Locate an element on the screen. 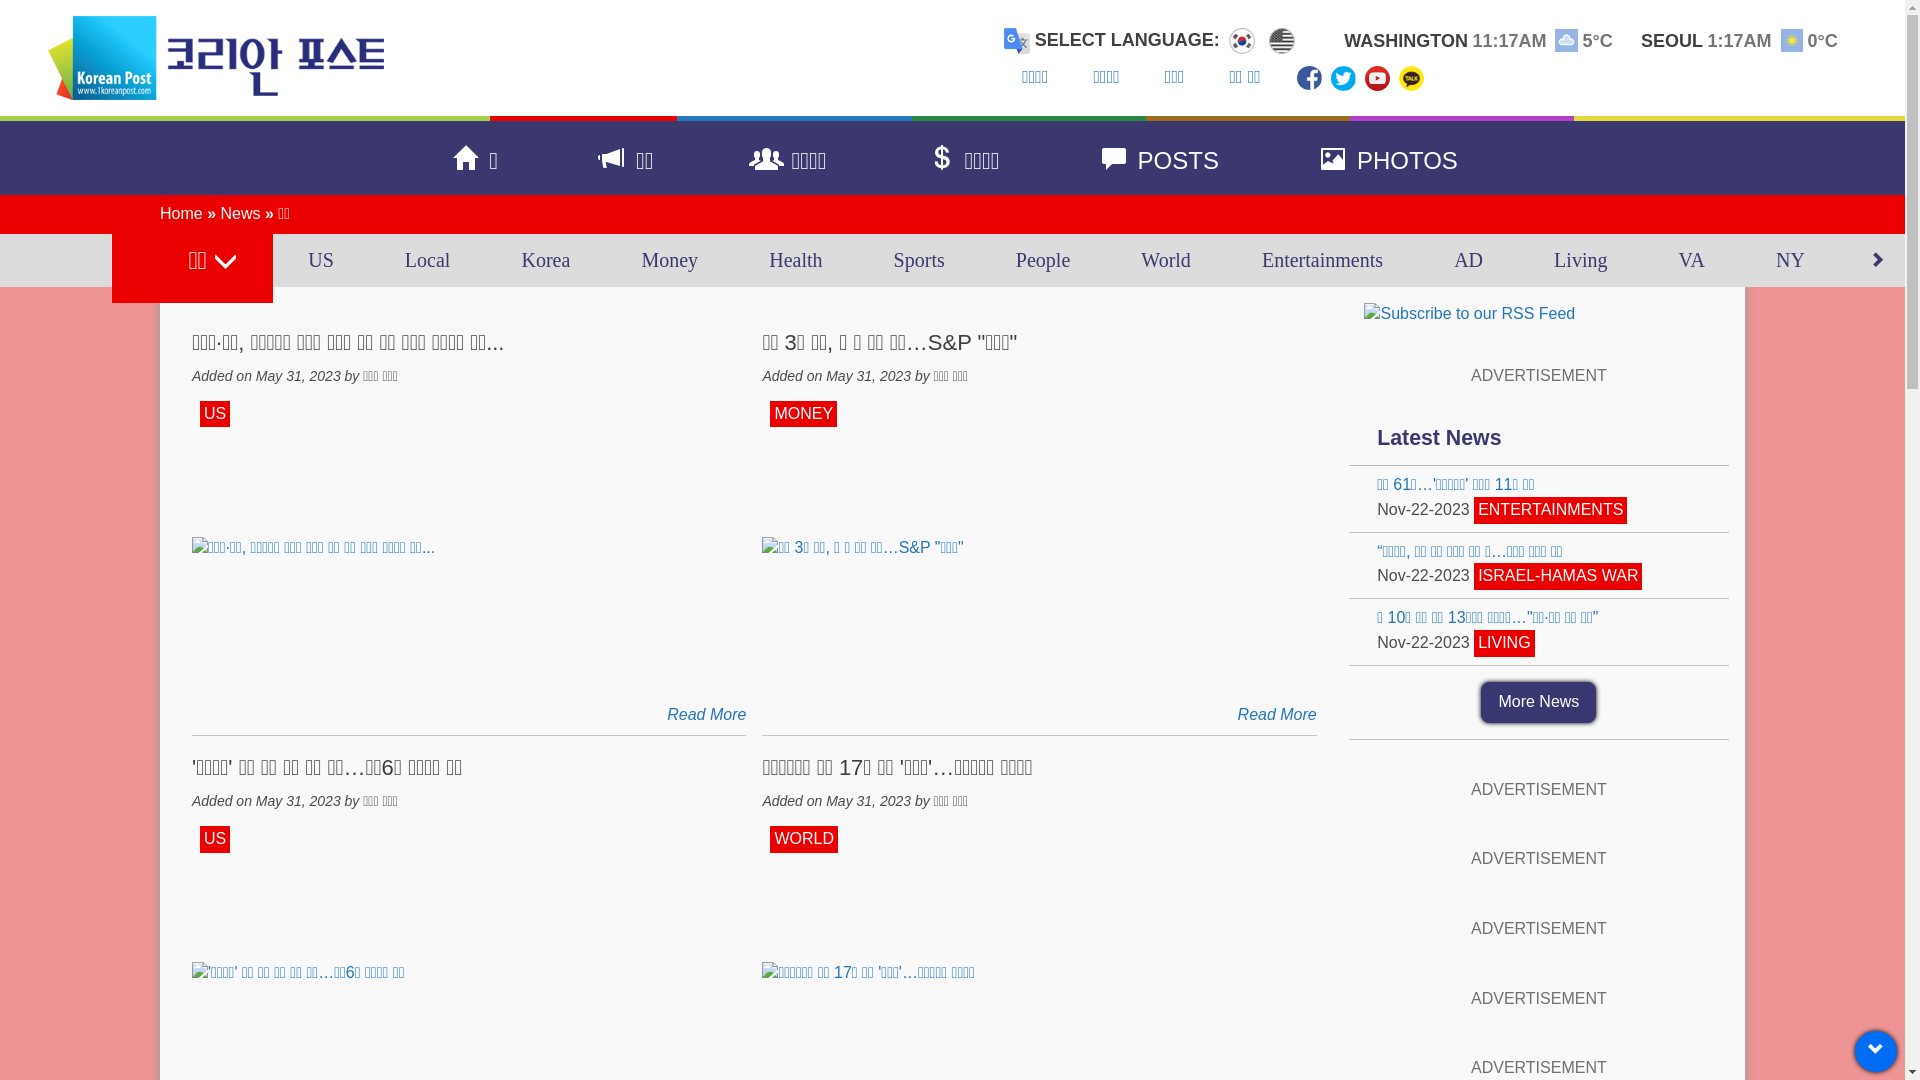 The height and width of the screenshot is (1080, 1920). 'Subscribe to Us on YouTube' is located at coordinates (1376, 77).